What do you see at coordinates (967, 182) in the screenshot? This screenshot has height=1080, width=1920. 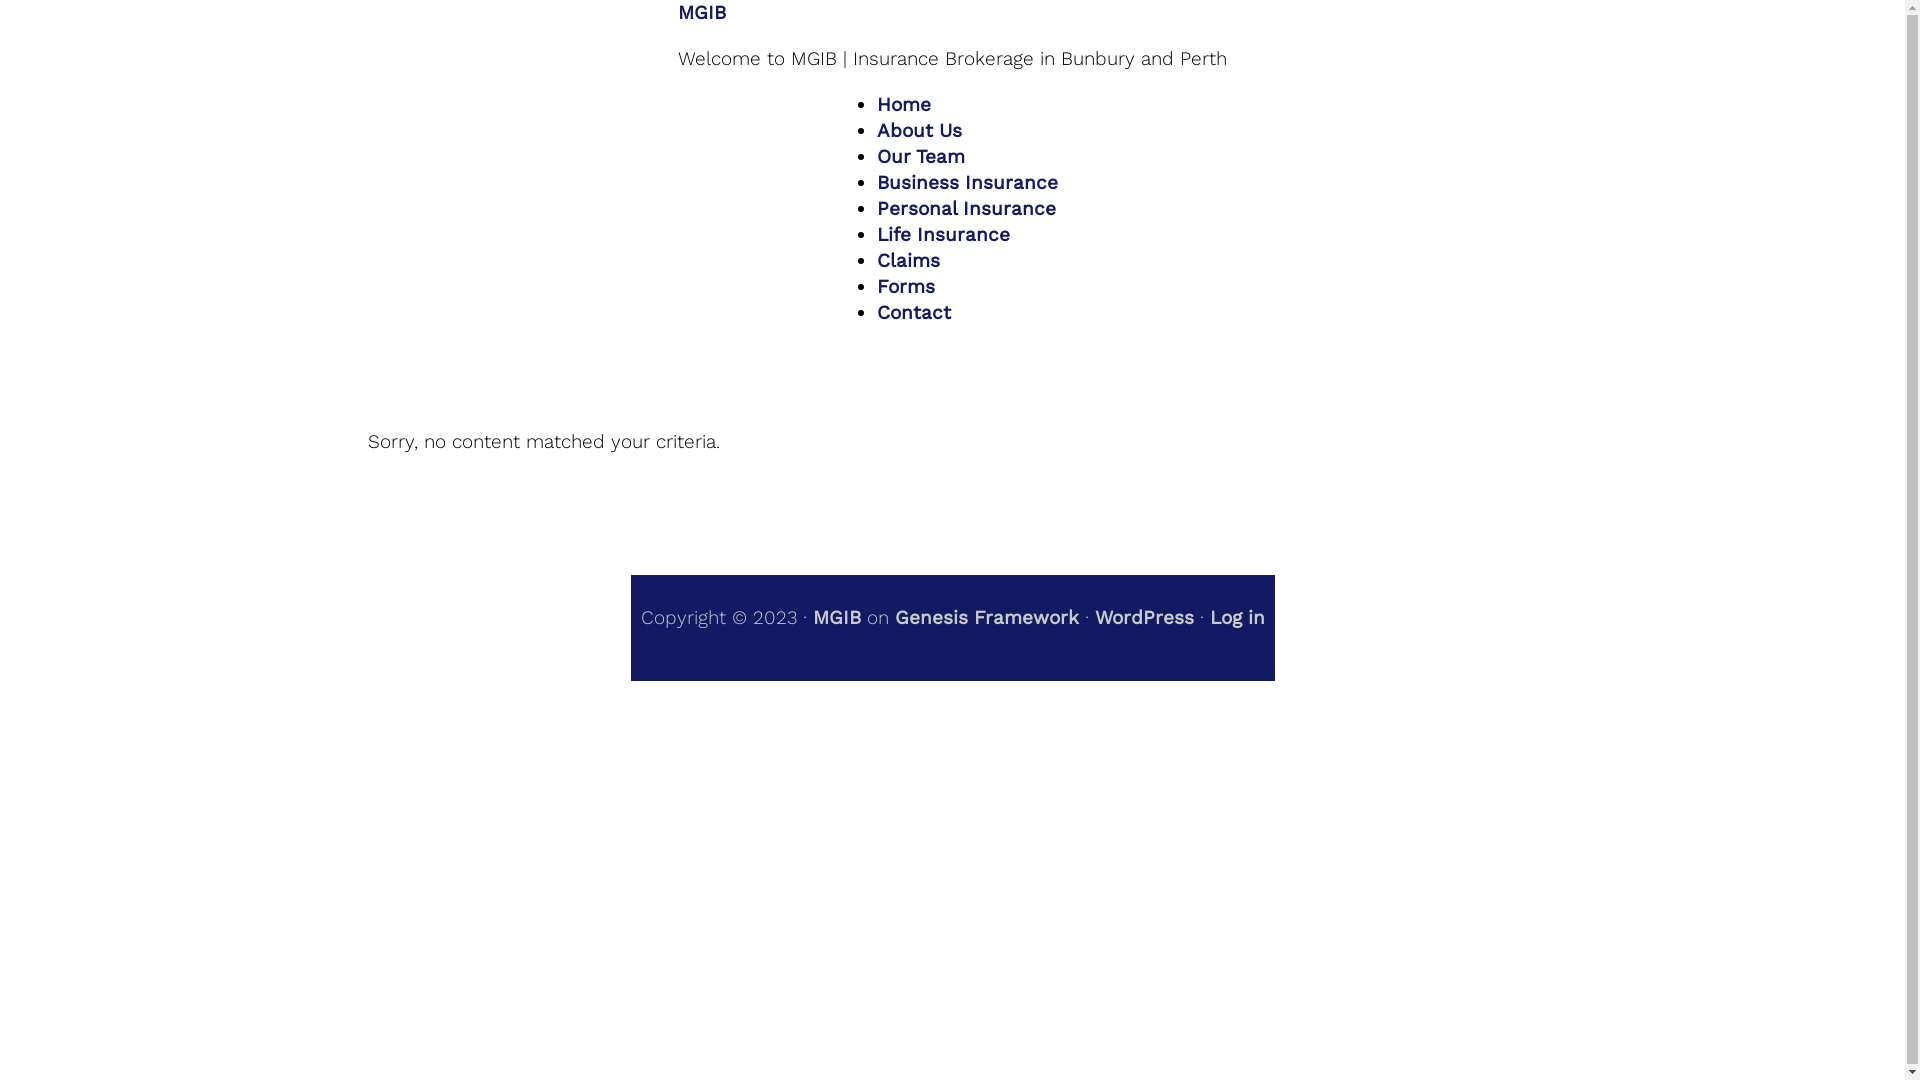 I see `'Business Insurance'` at bounding box center [967, 182].